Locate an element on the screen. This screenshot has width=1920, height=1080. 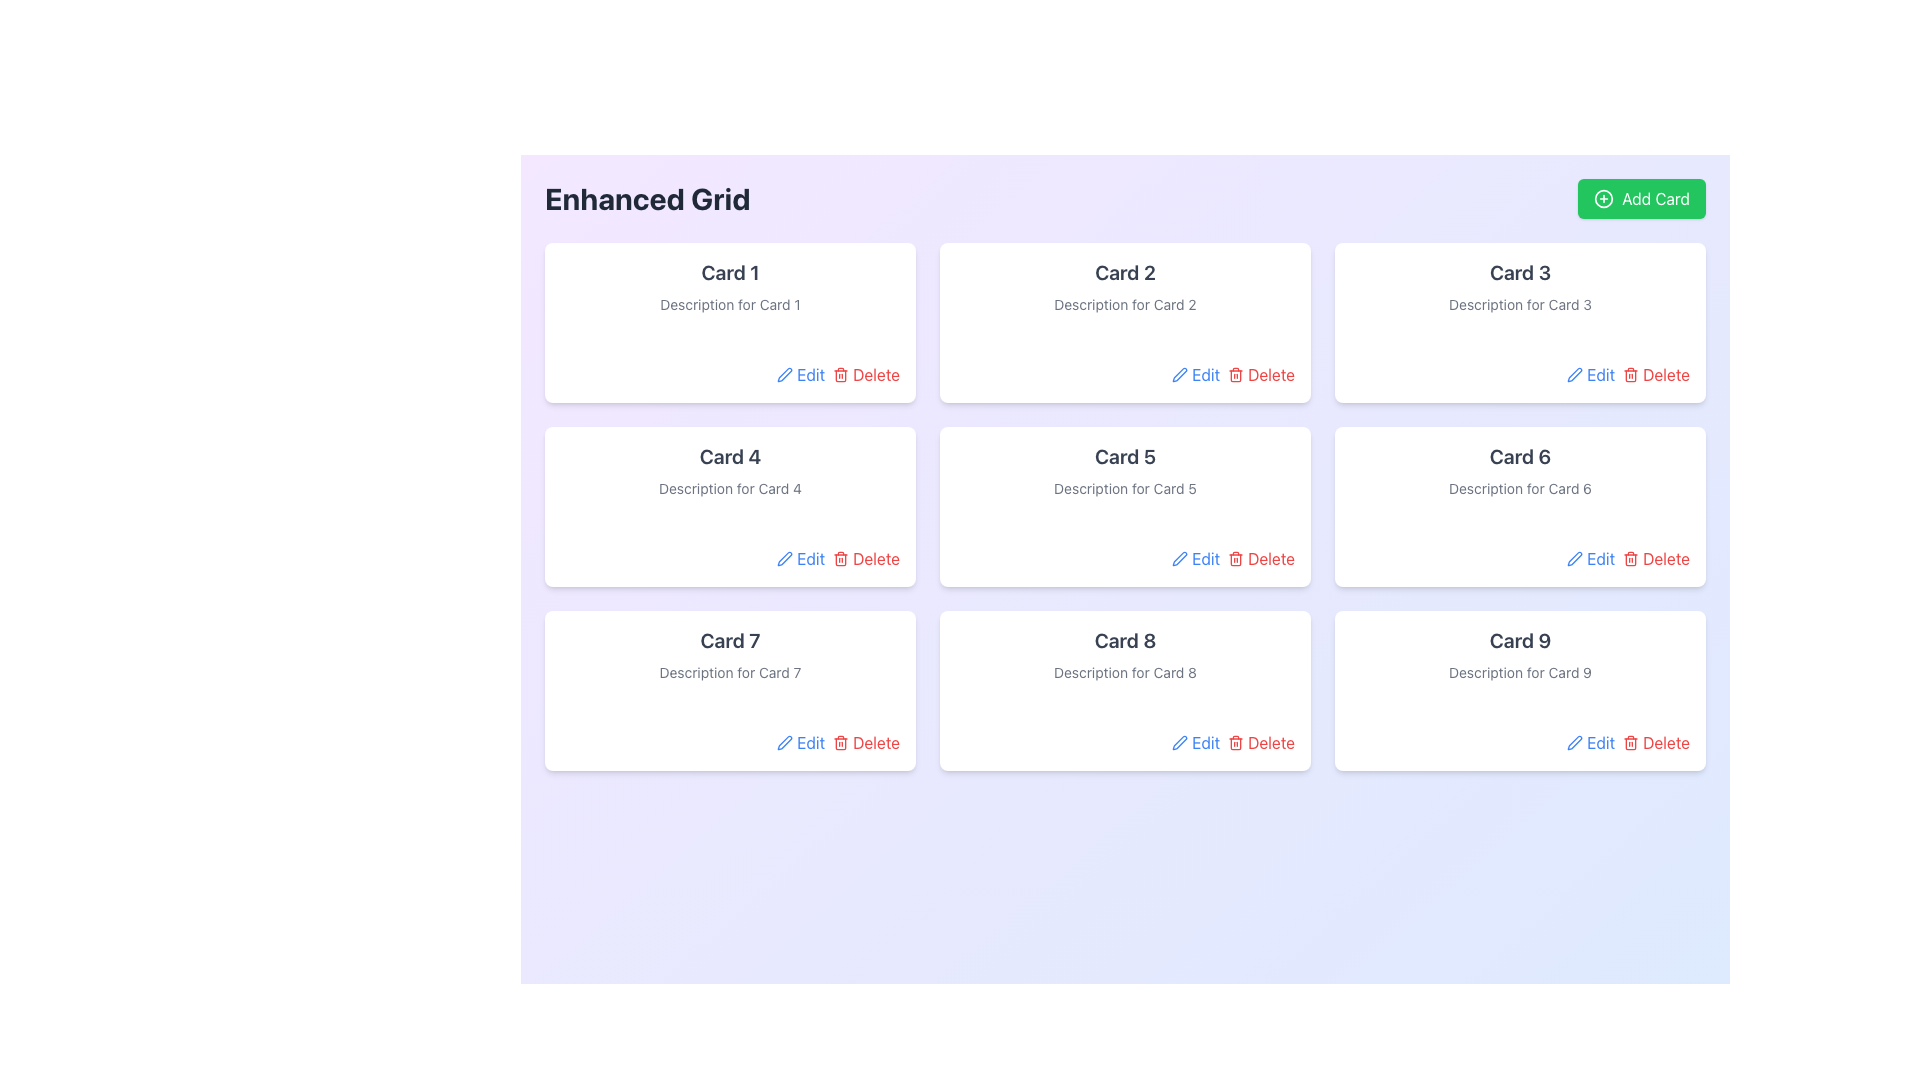
the red trash can icon for delete action is located at coordinates (1235, 374).